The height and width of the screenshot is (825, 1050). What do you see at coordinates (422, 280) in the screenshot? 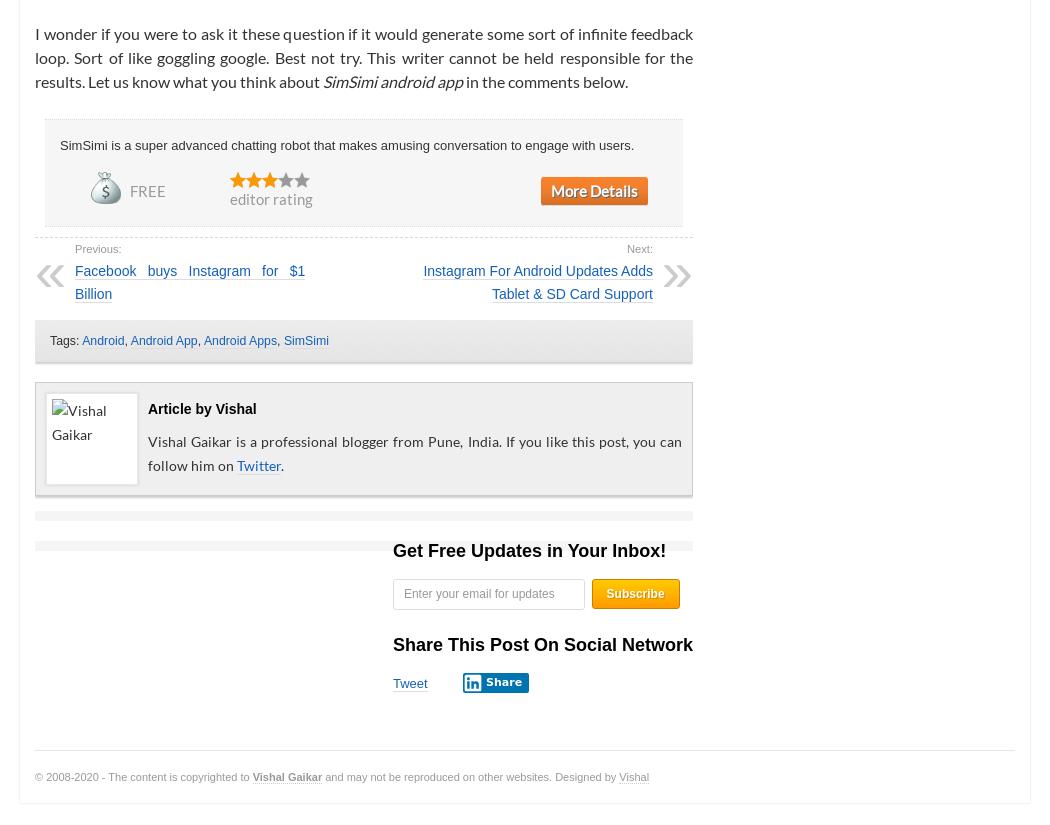
I see `'Instagram For Android Updates Adds Tablet & SD Card Support'` at bounding box center [422, 280].